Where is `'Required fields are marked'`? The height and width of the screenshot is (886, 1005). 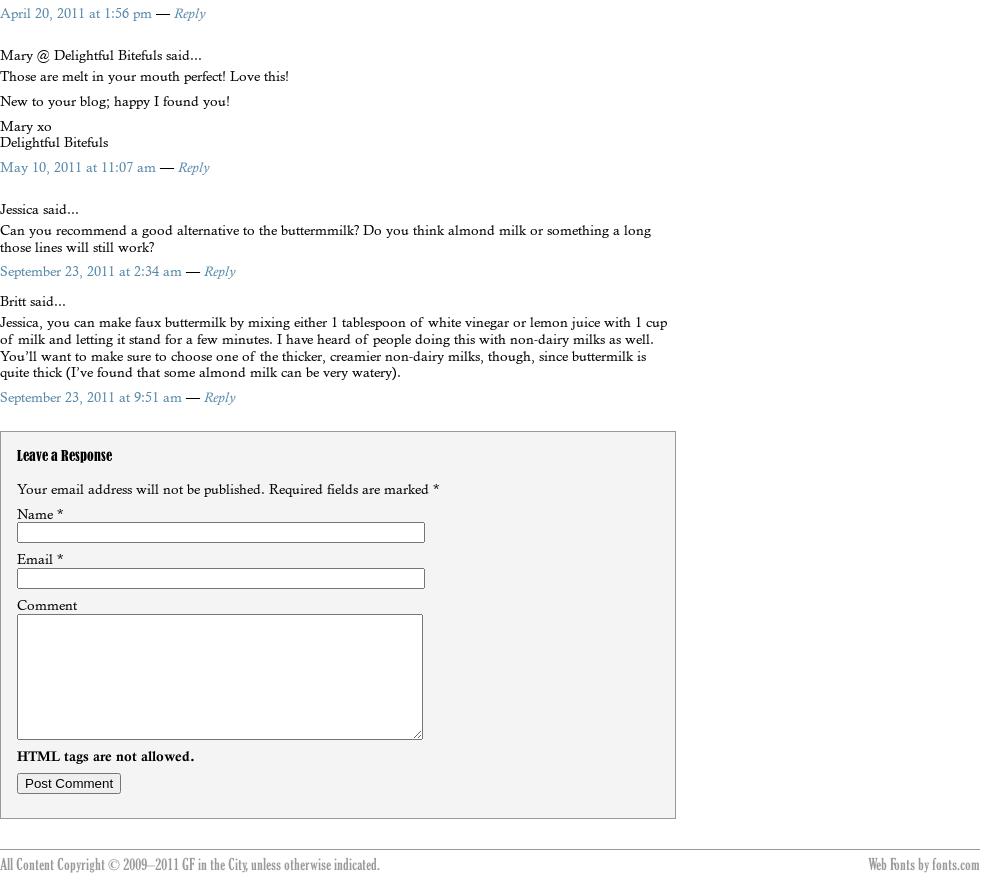
'Required fields are marked' is located at coordinates (349, 487).